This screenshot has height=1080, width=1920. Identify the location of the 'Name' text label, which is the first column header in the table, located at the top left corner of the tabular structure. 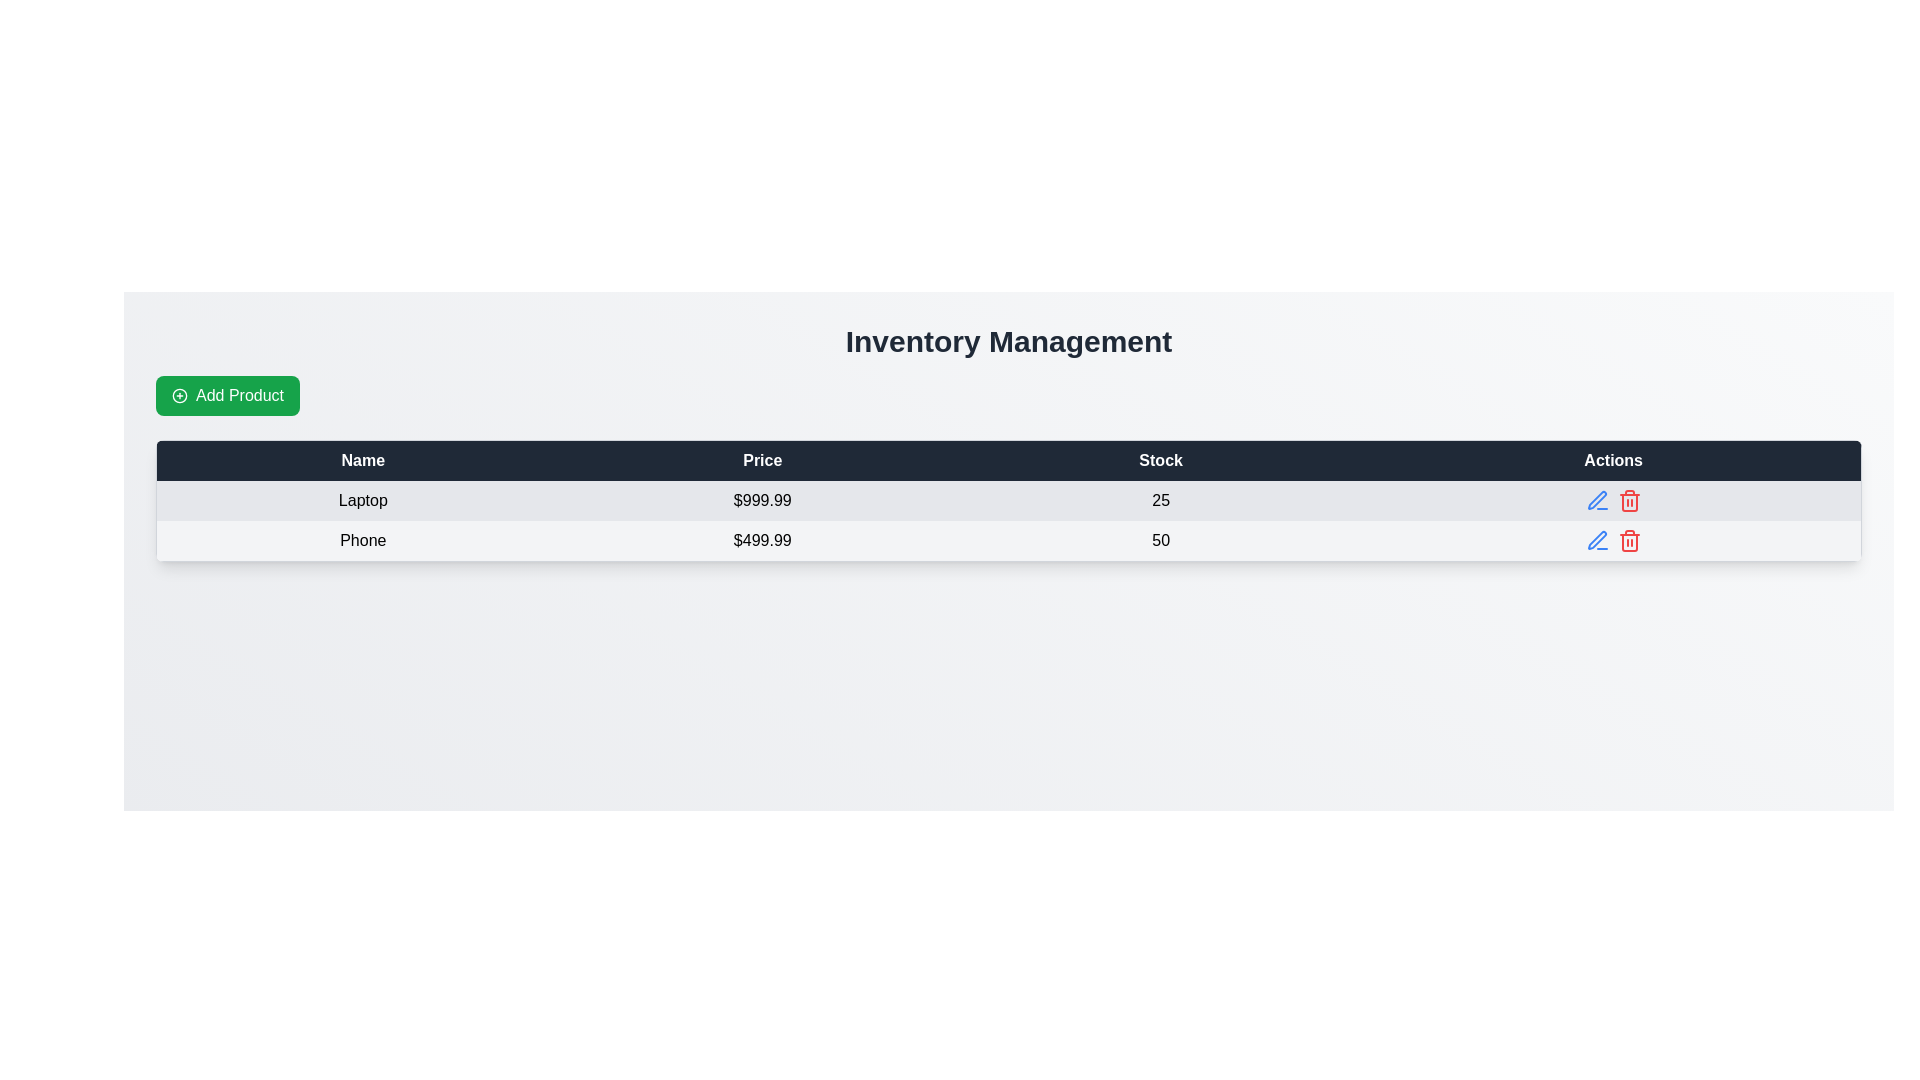
(363, 460).